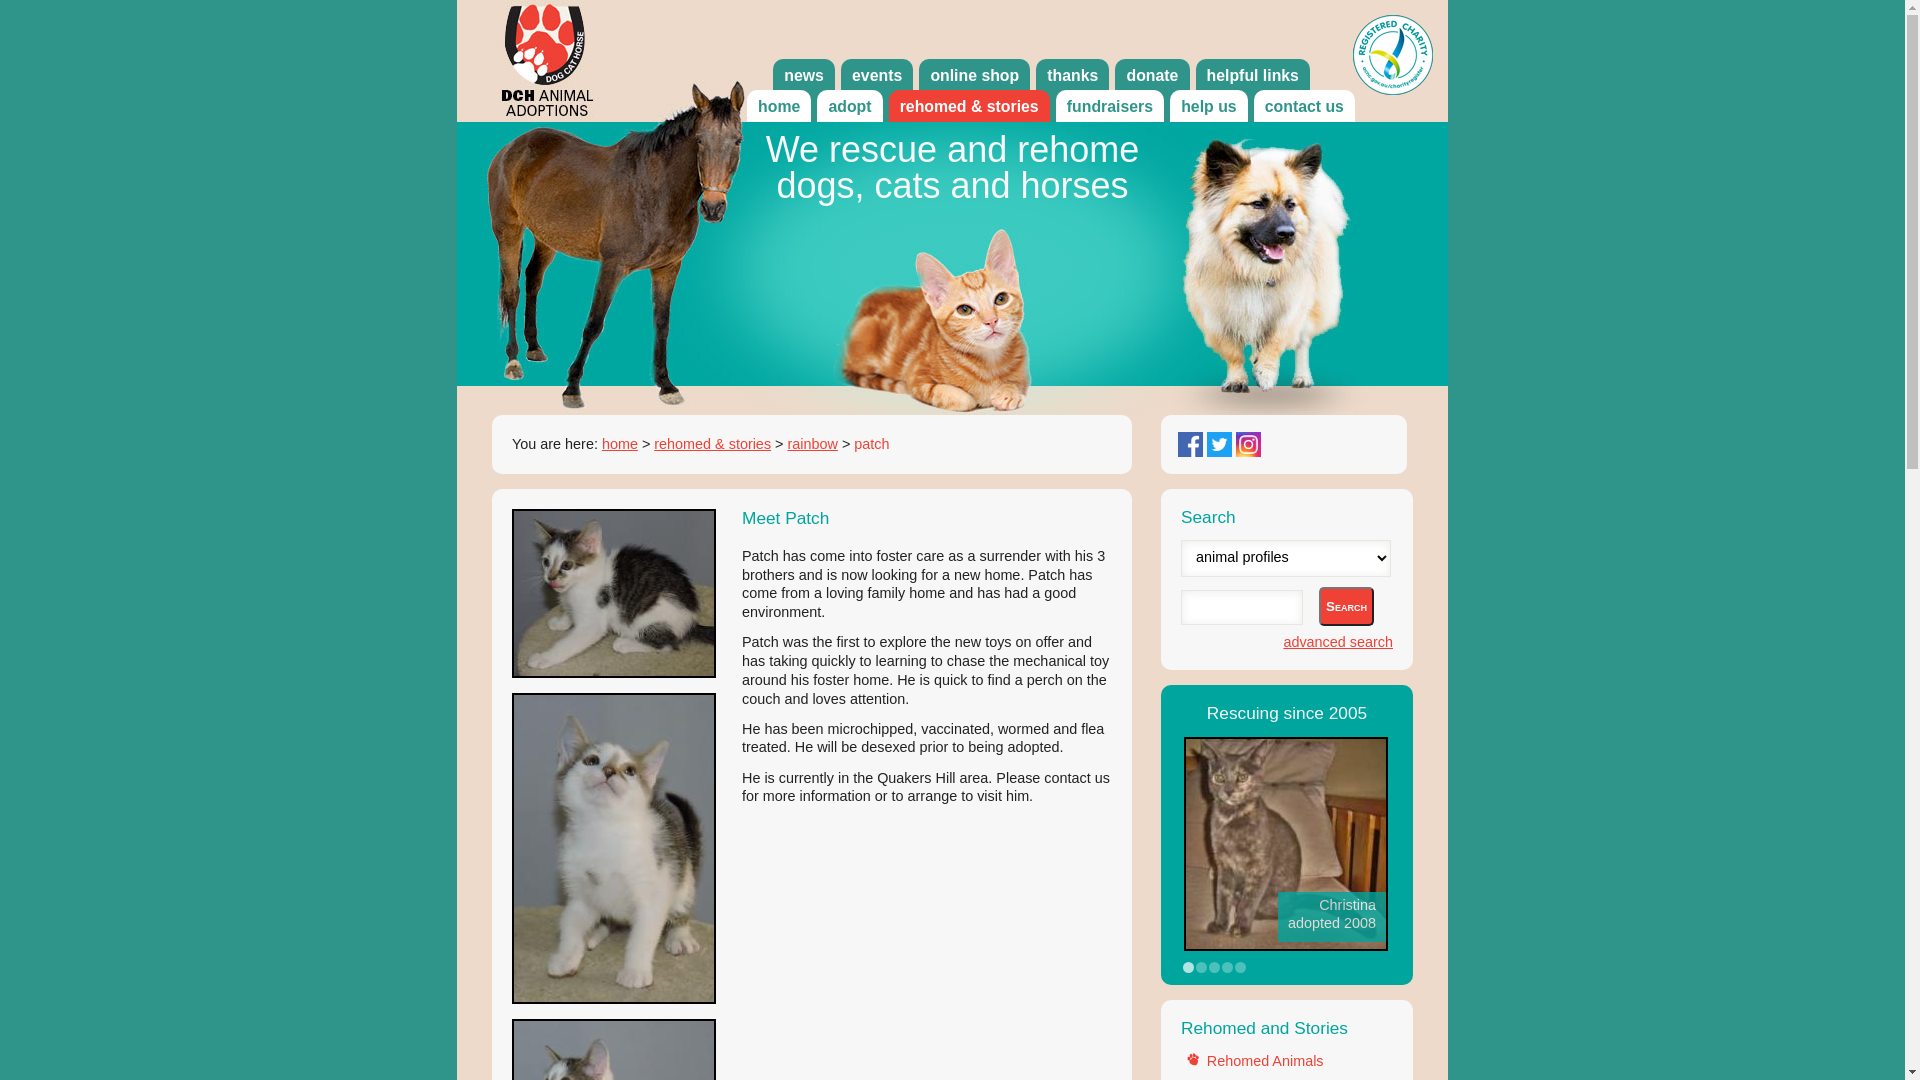 Image resolution: width=1920 pixels, height=1080 pixels. What do you see at coordinates (1252, 107) in the screenshot?
I see `'contact us'` at bounding box center [1252, 107].